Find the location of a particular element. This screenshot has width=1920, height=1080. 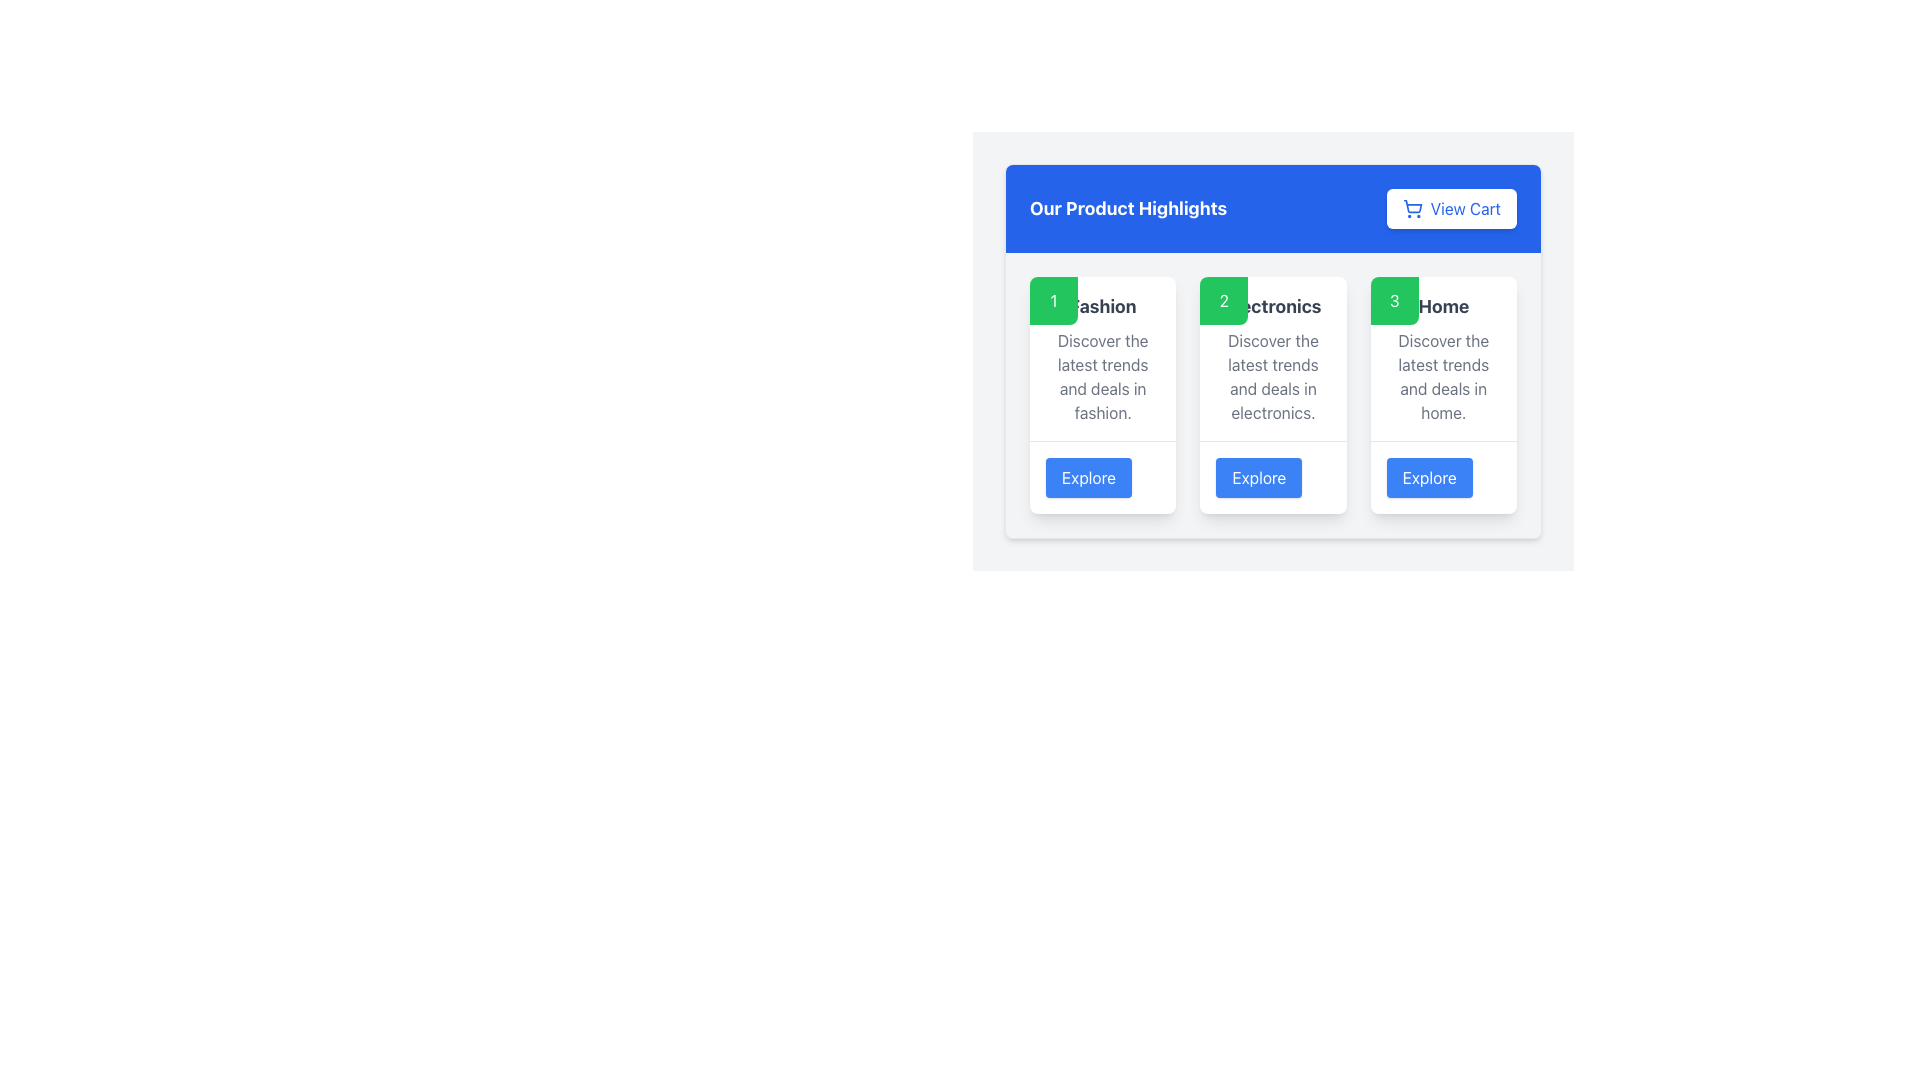

the first card in the grid layout under the header 'Our Product Highlights' is located at coordinates (1102, 395).